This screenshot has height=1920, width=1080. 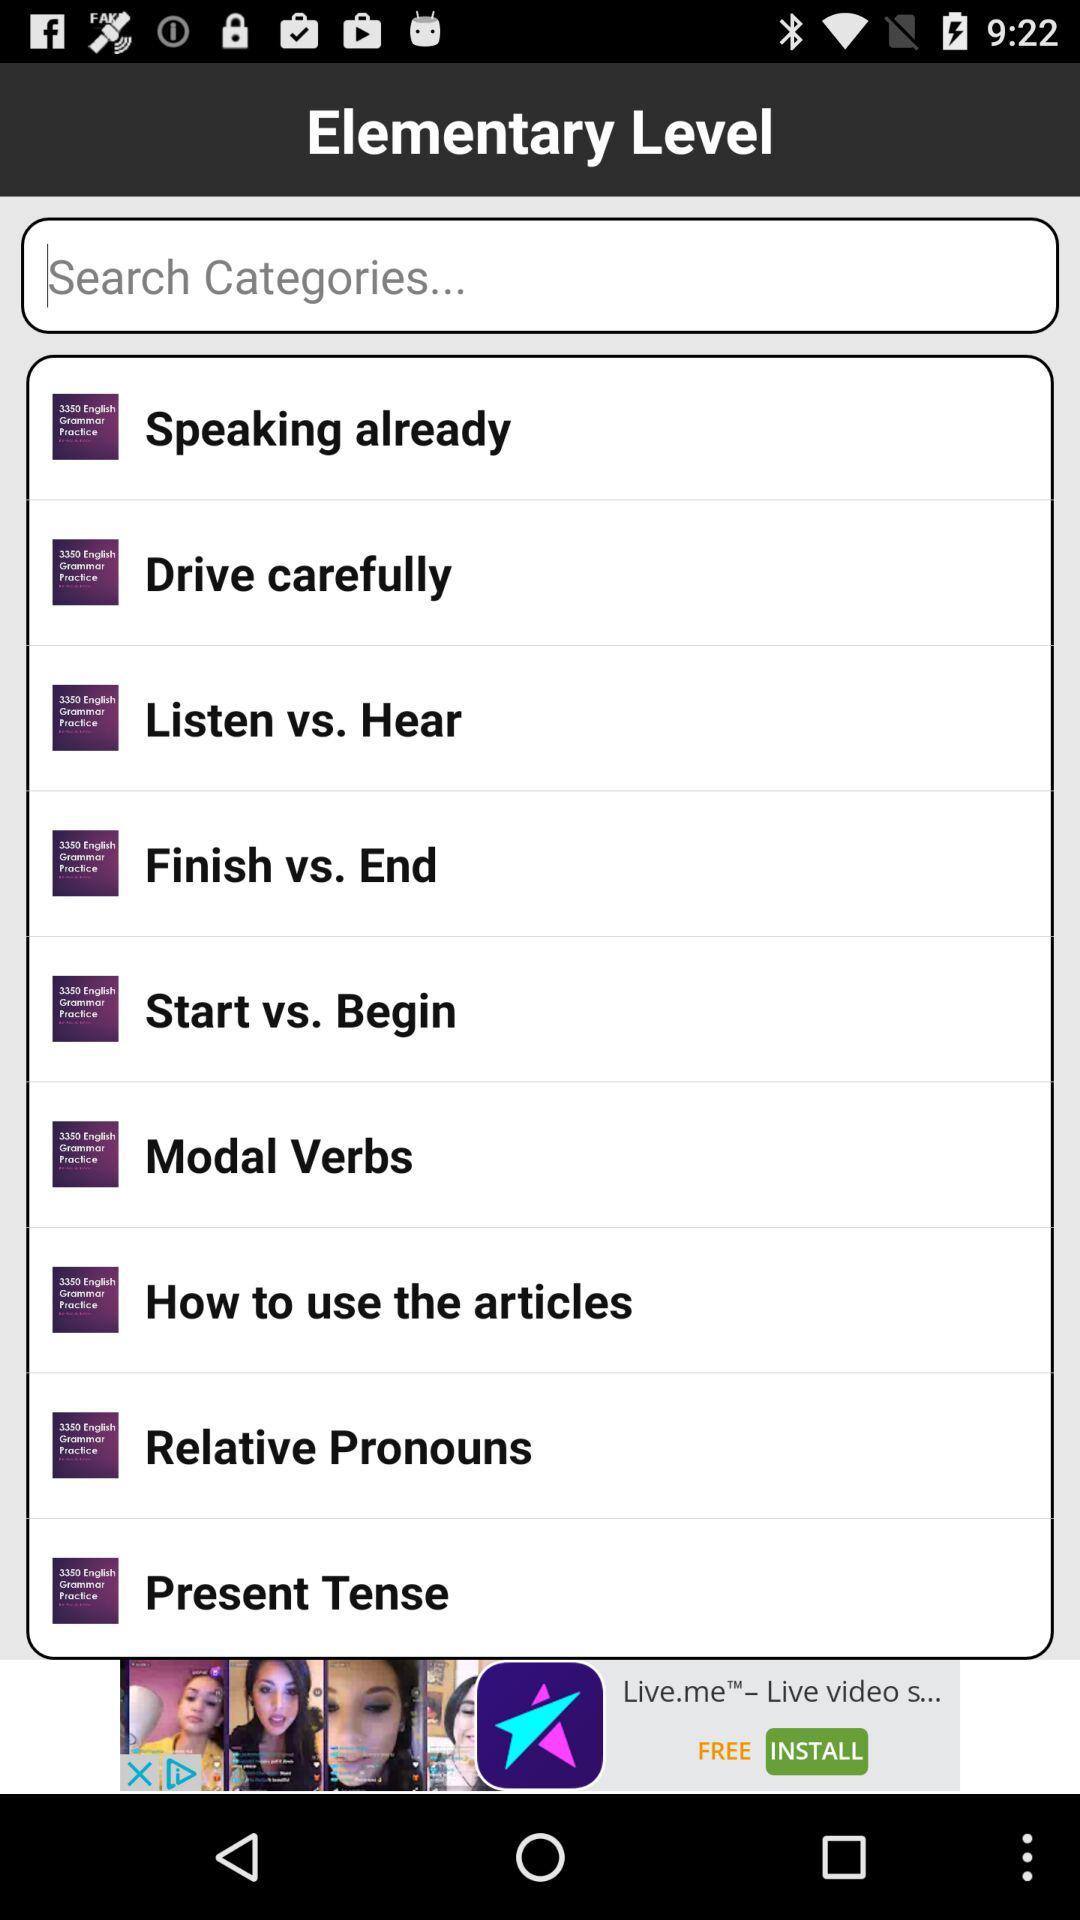 What do you see at coordinates (540, 1724) in the screenshot?
I see `showing the advertisement` at bounding box center [540, 1724].